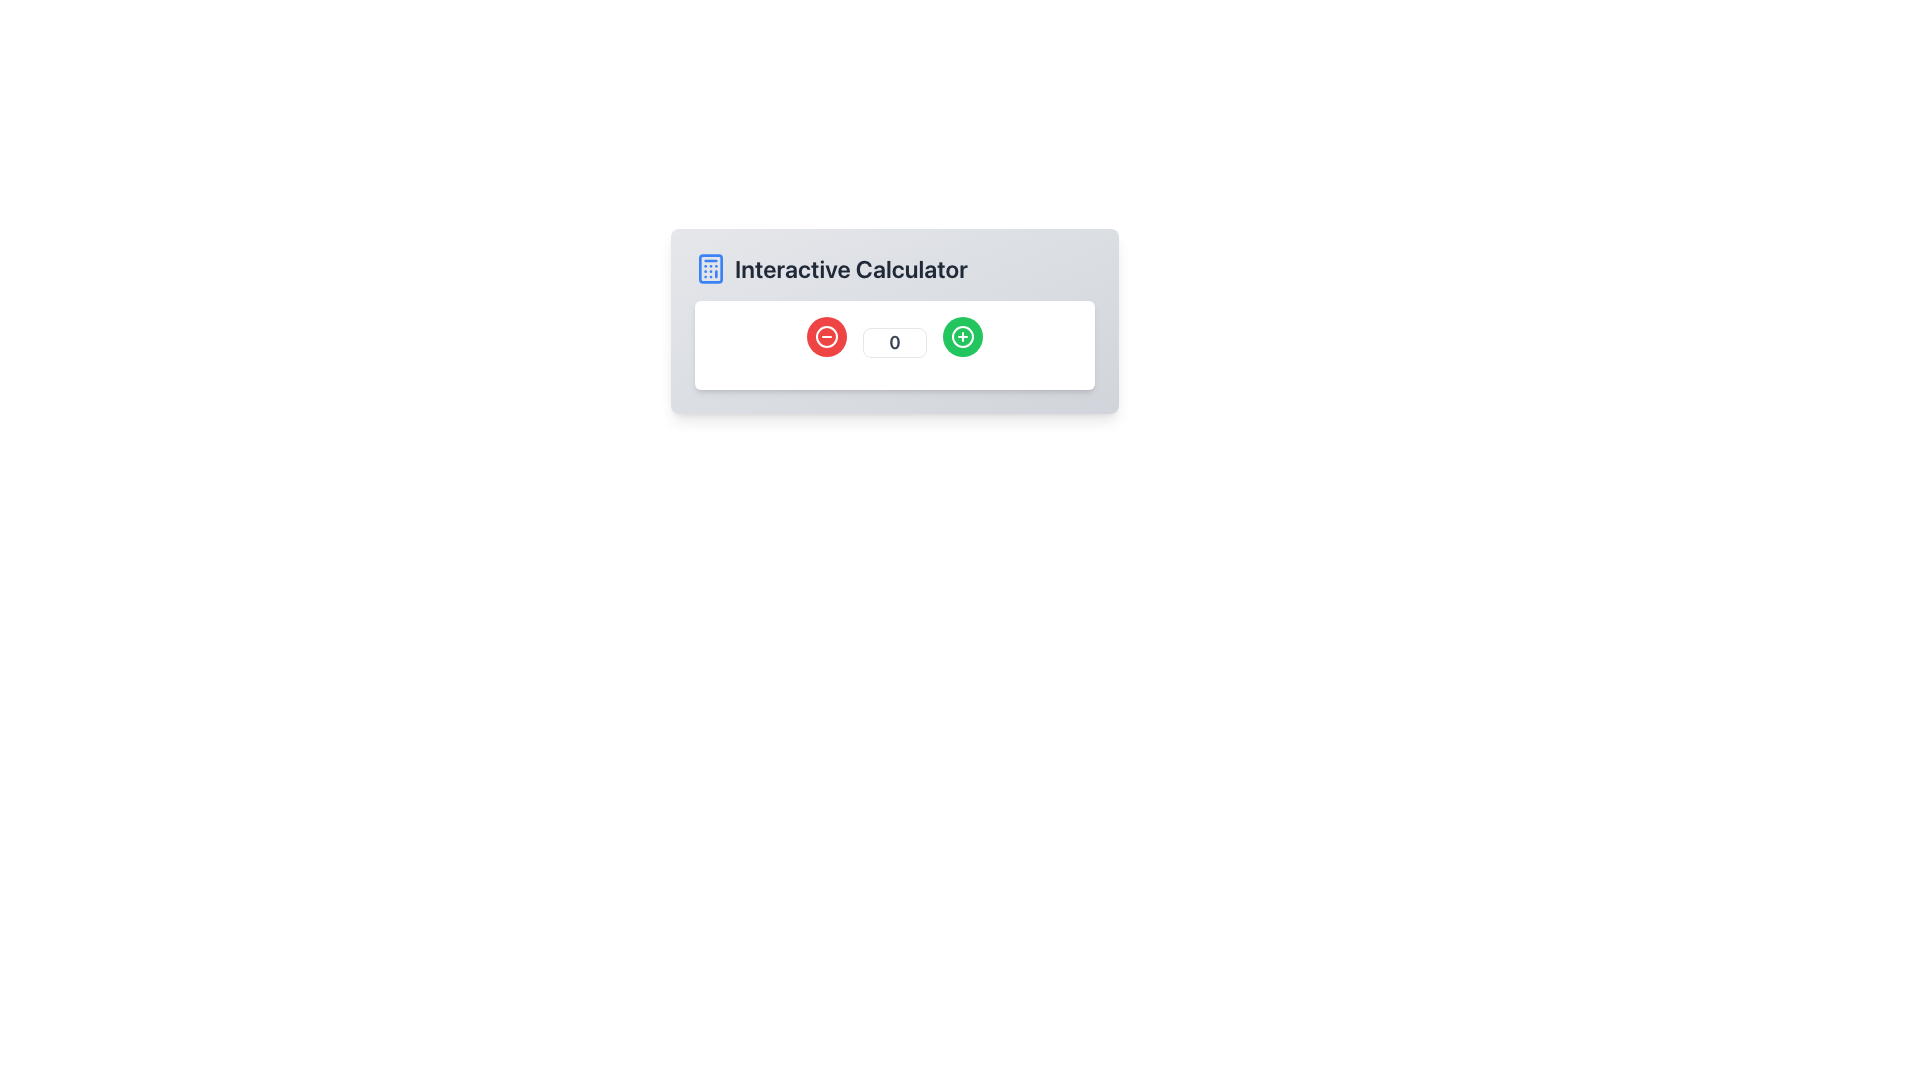  I want to click on the button to decrease the numerical value displayed in the calculator interface, which is centrally positioned to the left of the numeric display and the green circular button with a plus sign, so click(826, 335).